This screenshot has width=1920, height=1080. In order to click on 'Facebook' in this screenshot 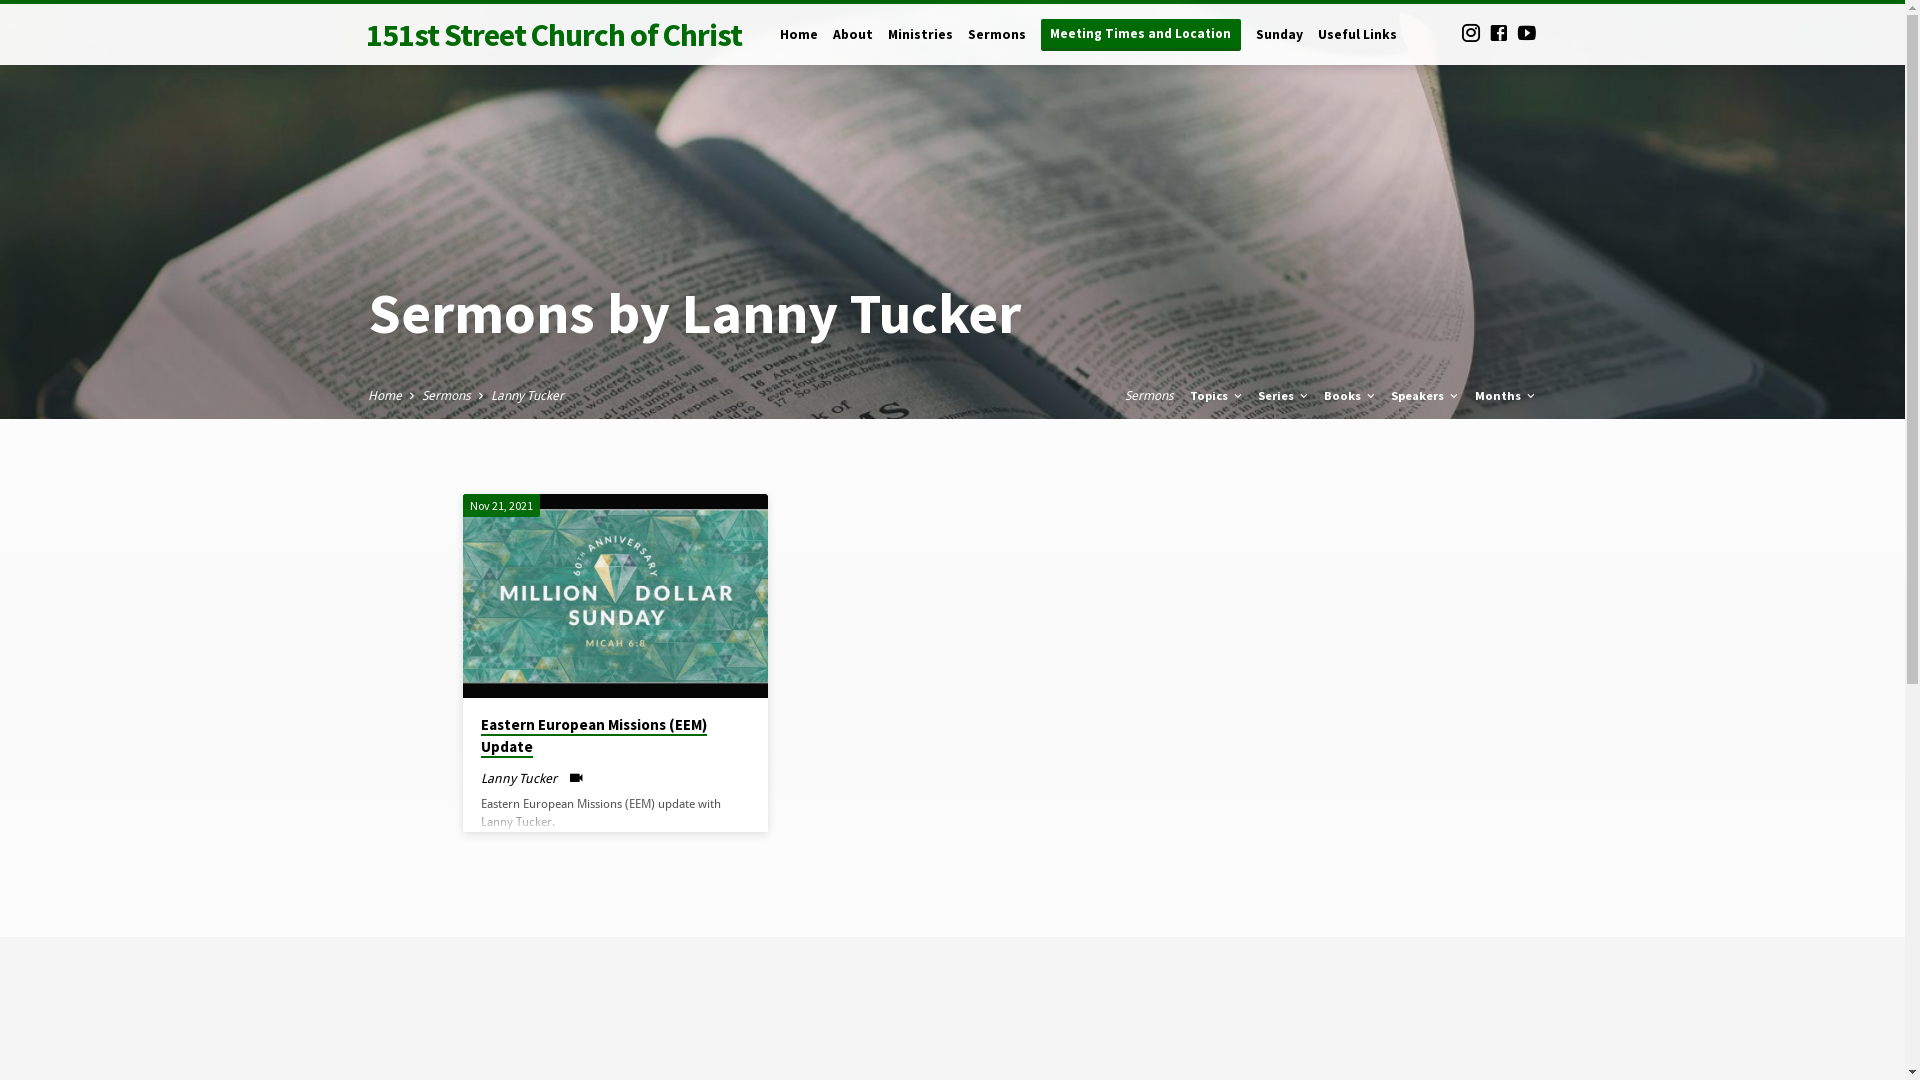, I will do `click(1498, 33)`.